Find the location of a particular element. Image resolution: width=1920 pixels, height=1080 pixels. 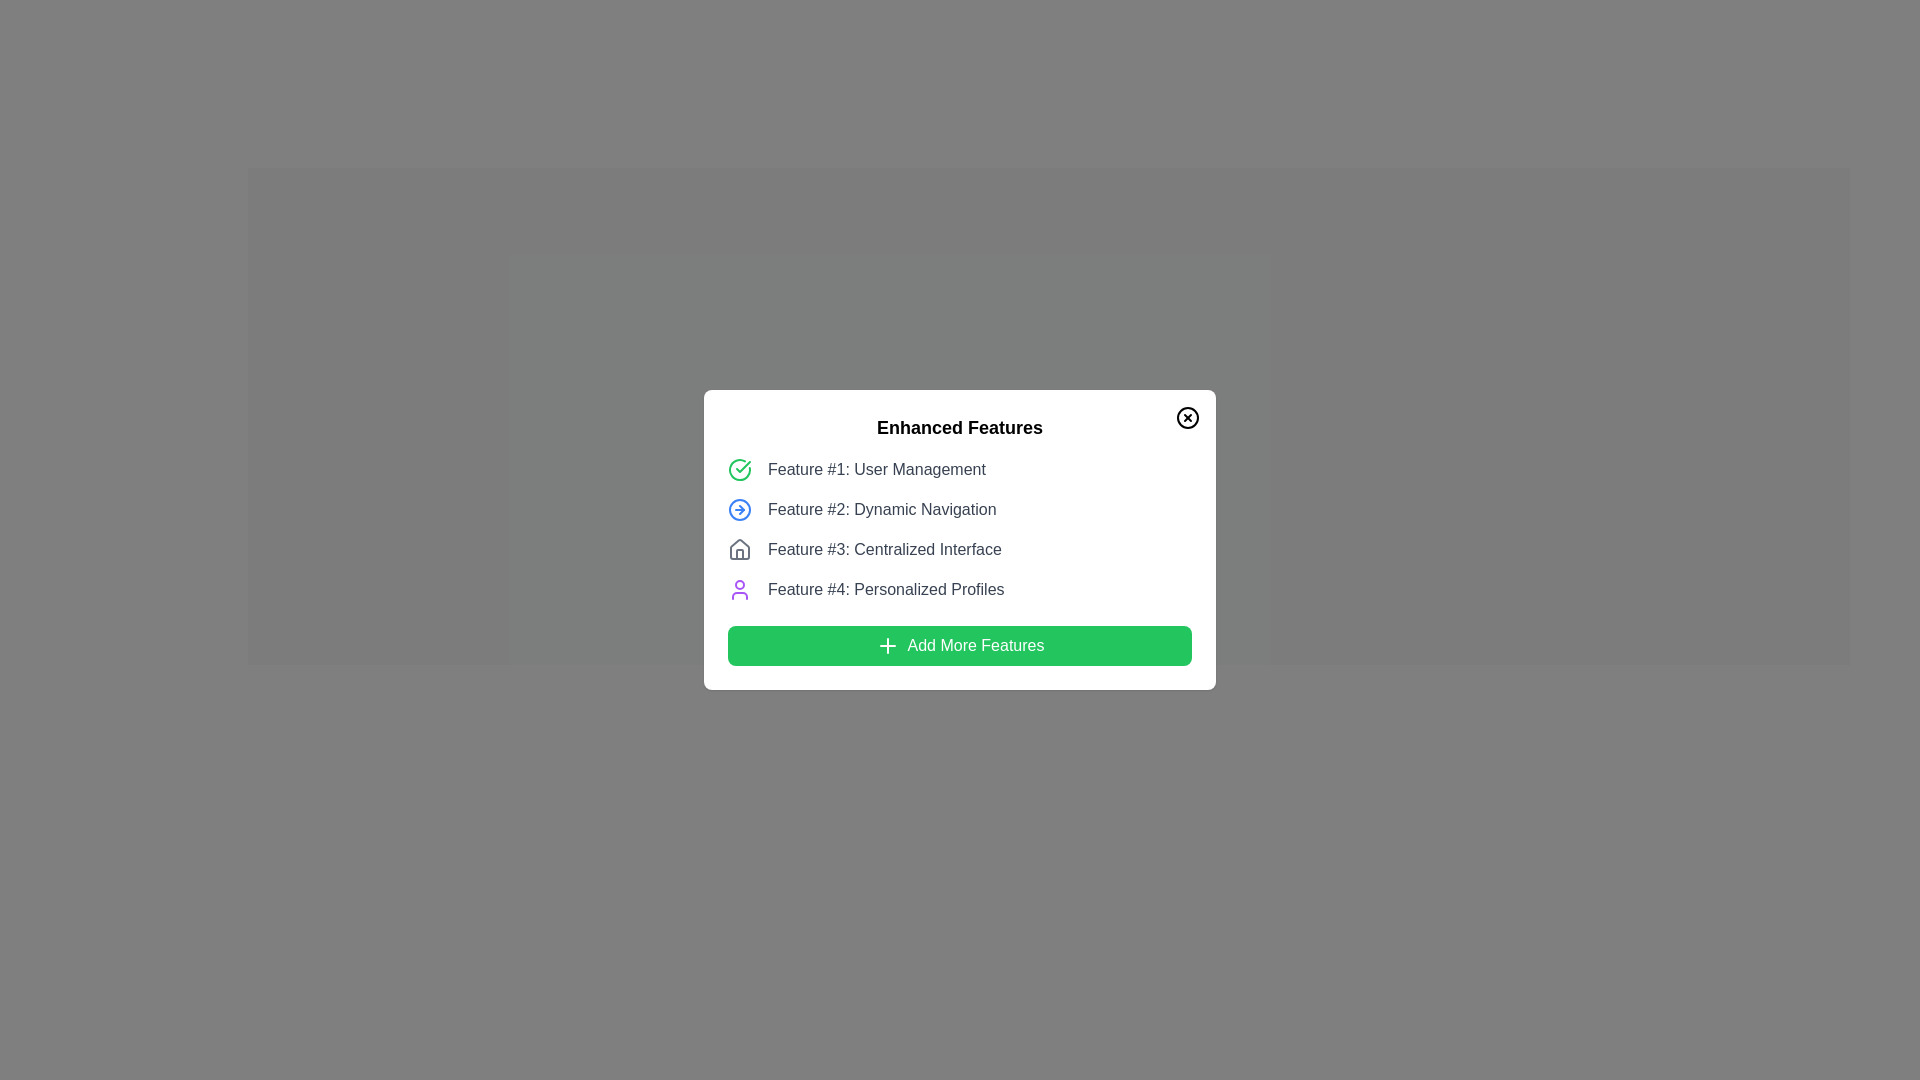

the circular arrow icon indicating 'Dynamic Navigation', located to the left of the label 'Feature #2: Dynamic Navigation' is located at coordinates (738, 508).